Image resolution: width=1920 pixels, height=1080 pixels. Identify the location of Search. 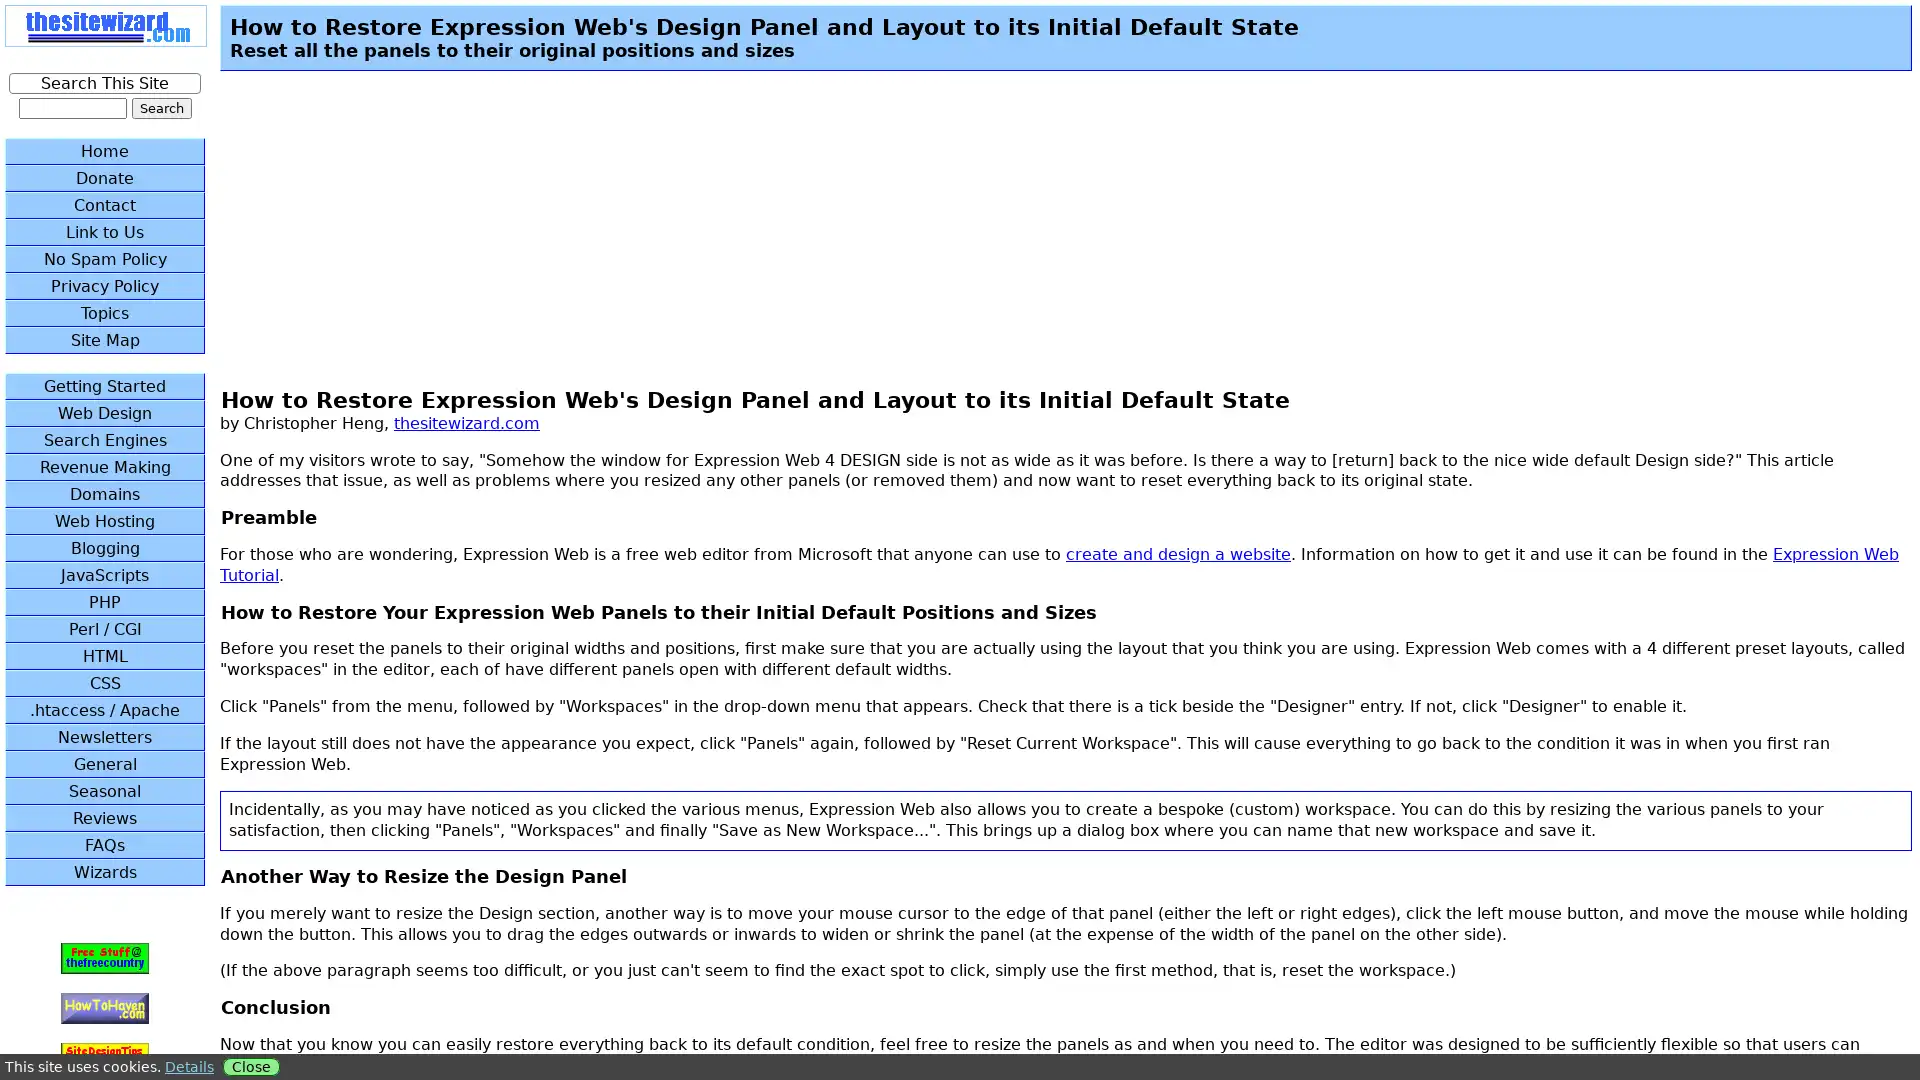
(161, 108).